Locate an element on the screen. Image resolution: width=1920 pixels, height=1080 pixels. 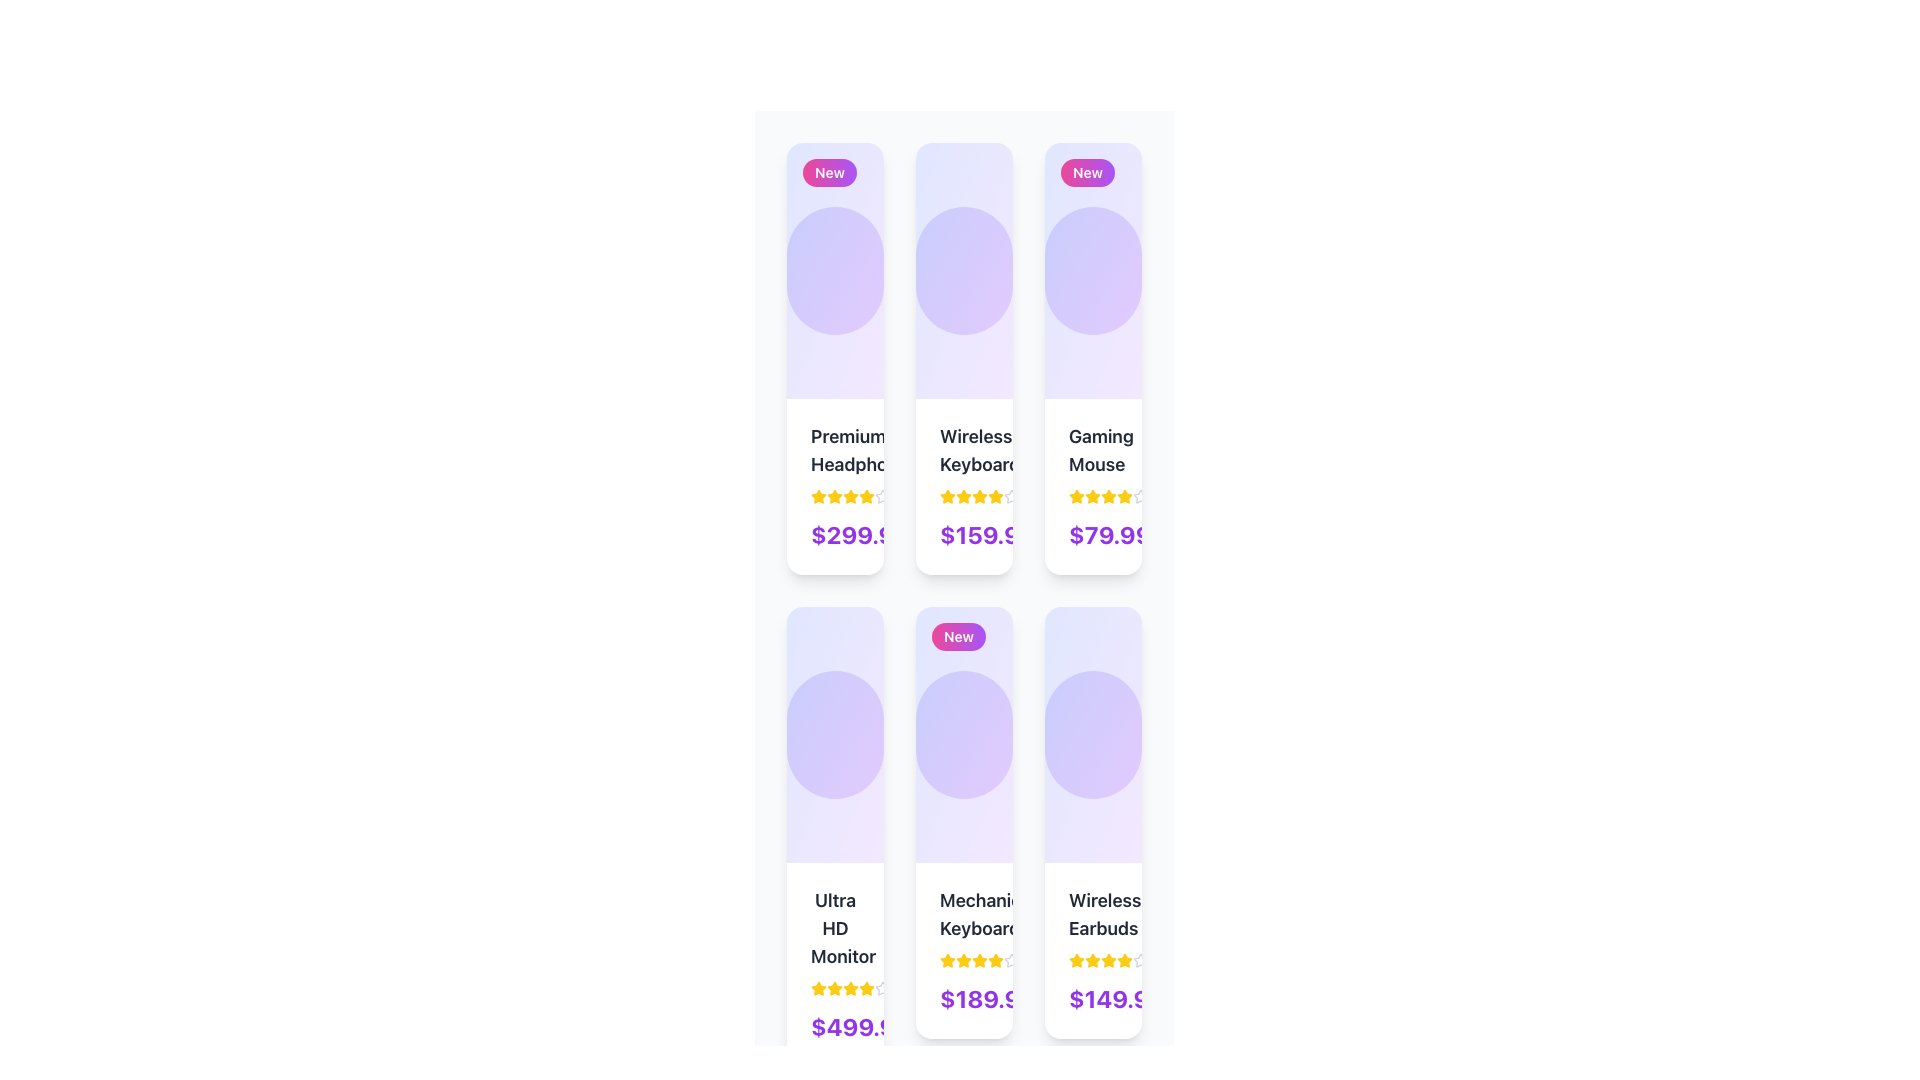
the yellow star icon used for ratings in the second card of the grid layout is located at coordinates (964, 959).